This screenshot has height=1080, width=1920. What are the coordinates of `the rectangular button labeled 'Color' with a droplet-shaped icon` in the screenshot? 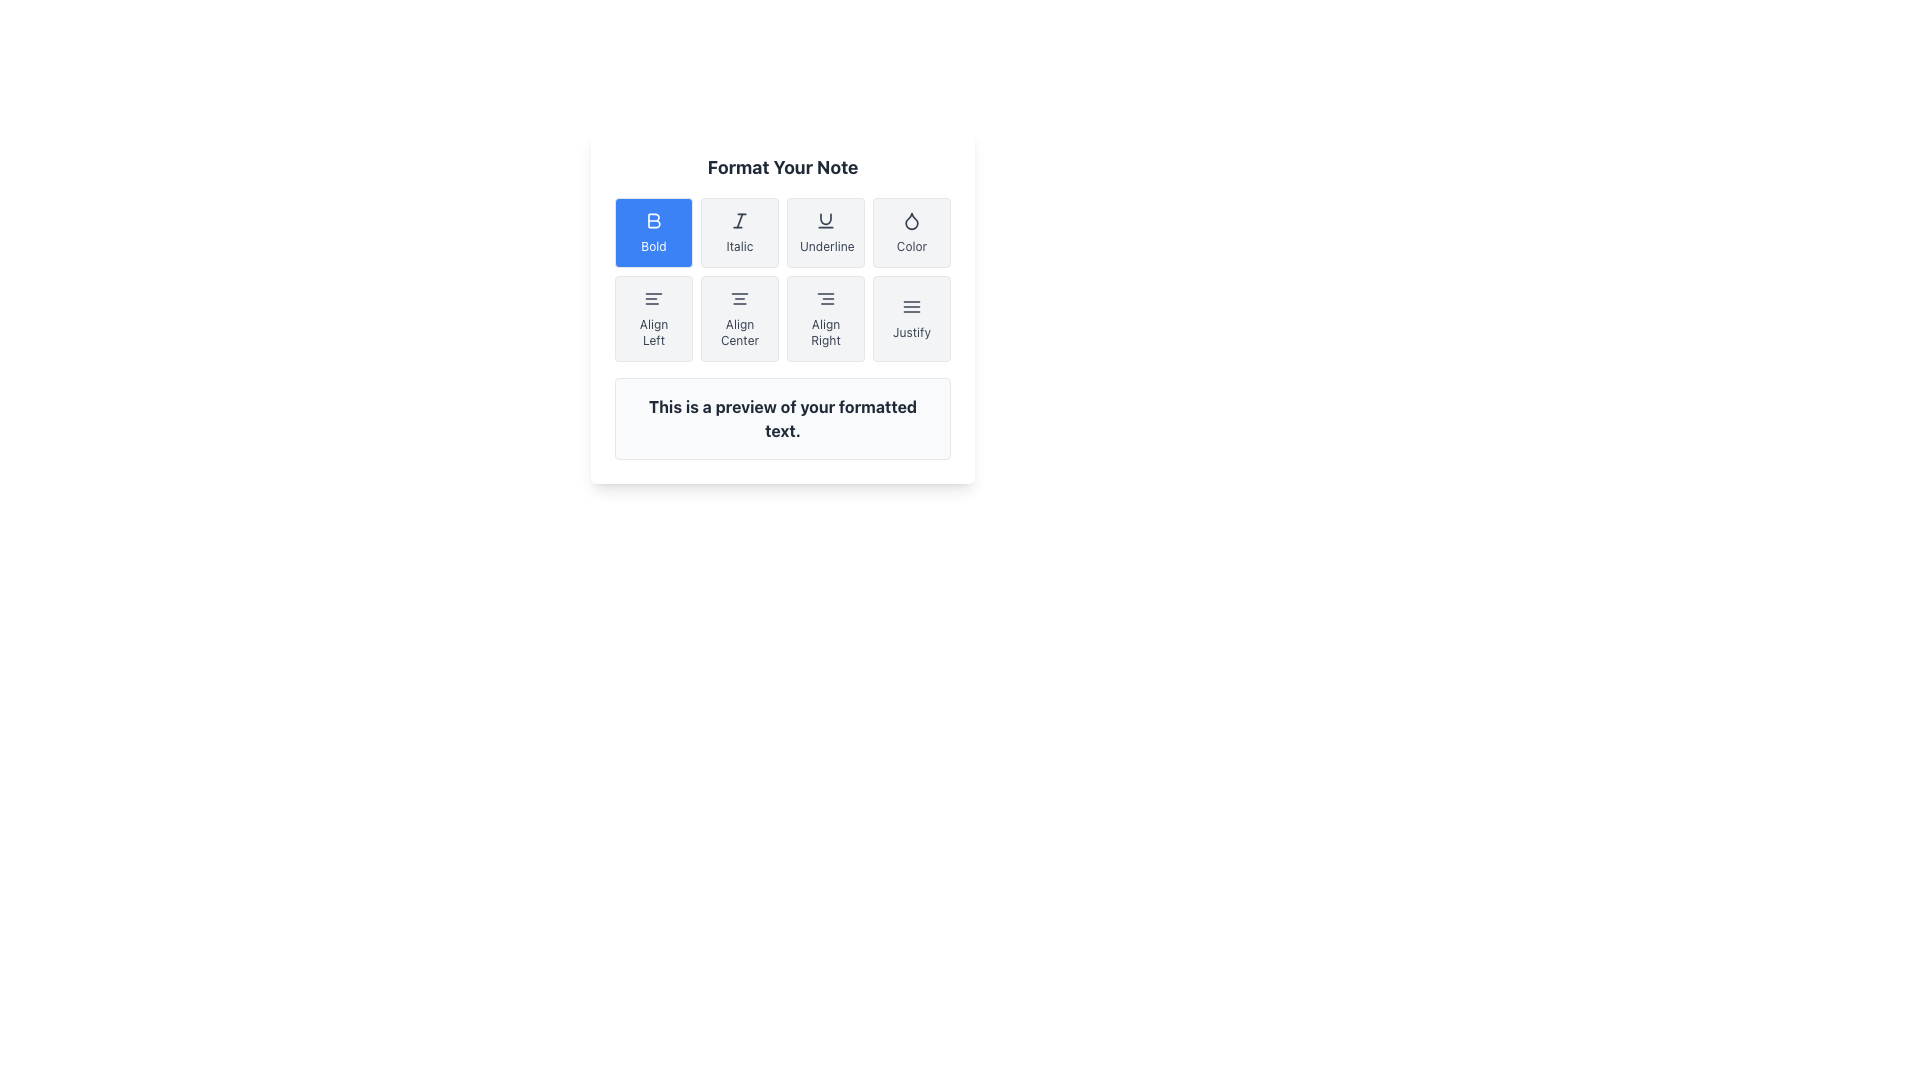 It's located at (911, 231).